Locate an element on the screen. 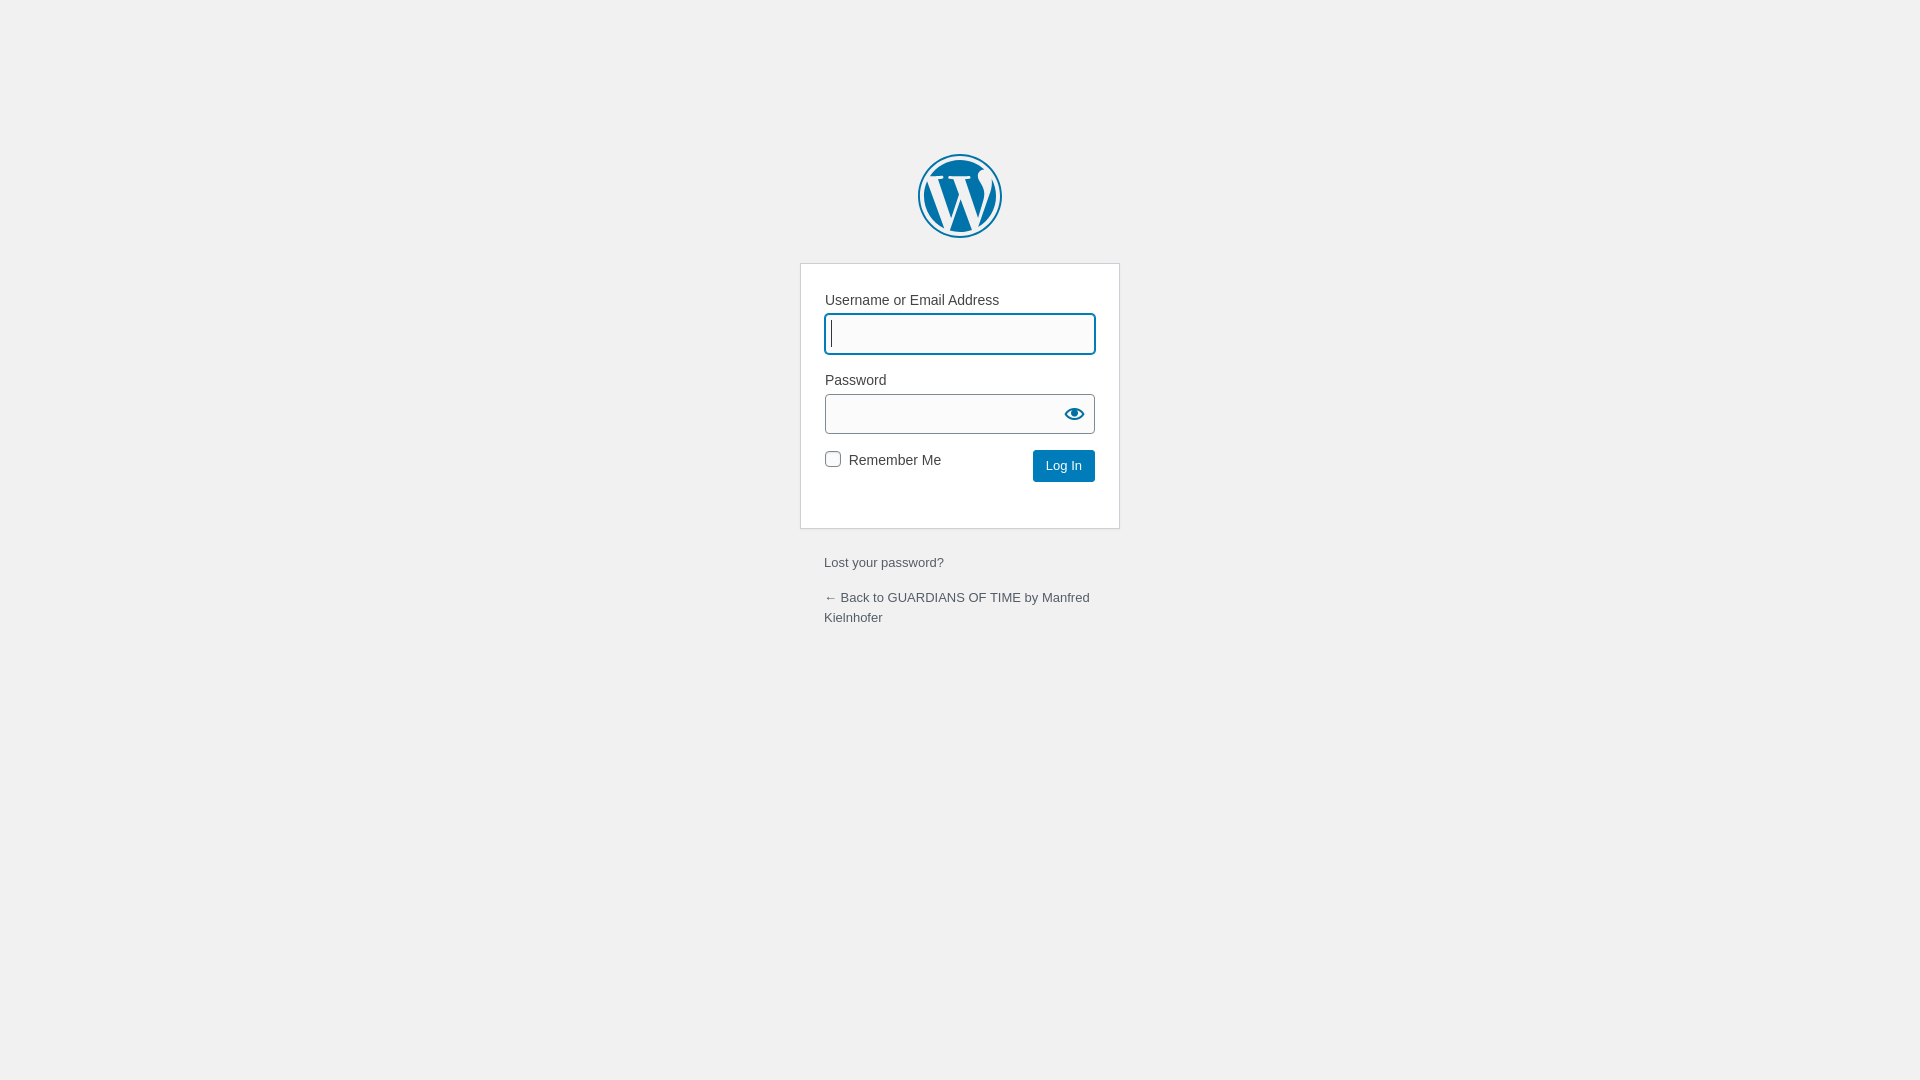 The height and width of the screenshot is (1080, 1920). 'Log In' is located at coordinates (1063, 466).